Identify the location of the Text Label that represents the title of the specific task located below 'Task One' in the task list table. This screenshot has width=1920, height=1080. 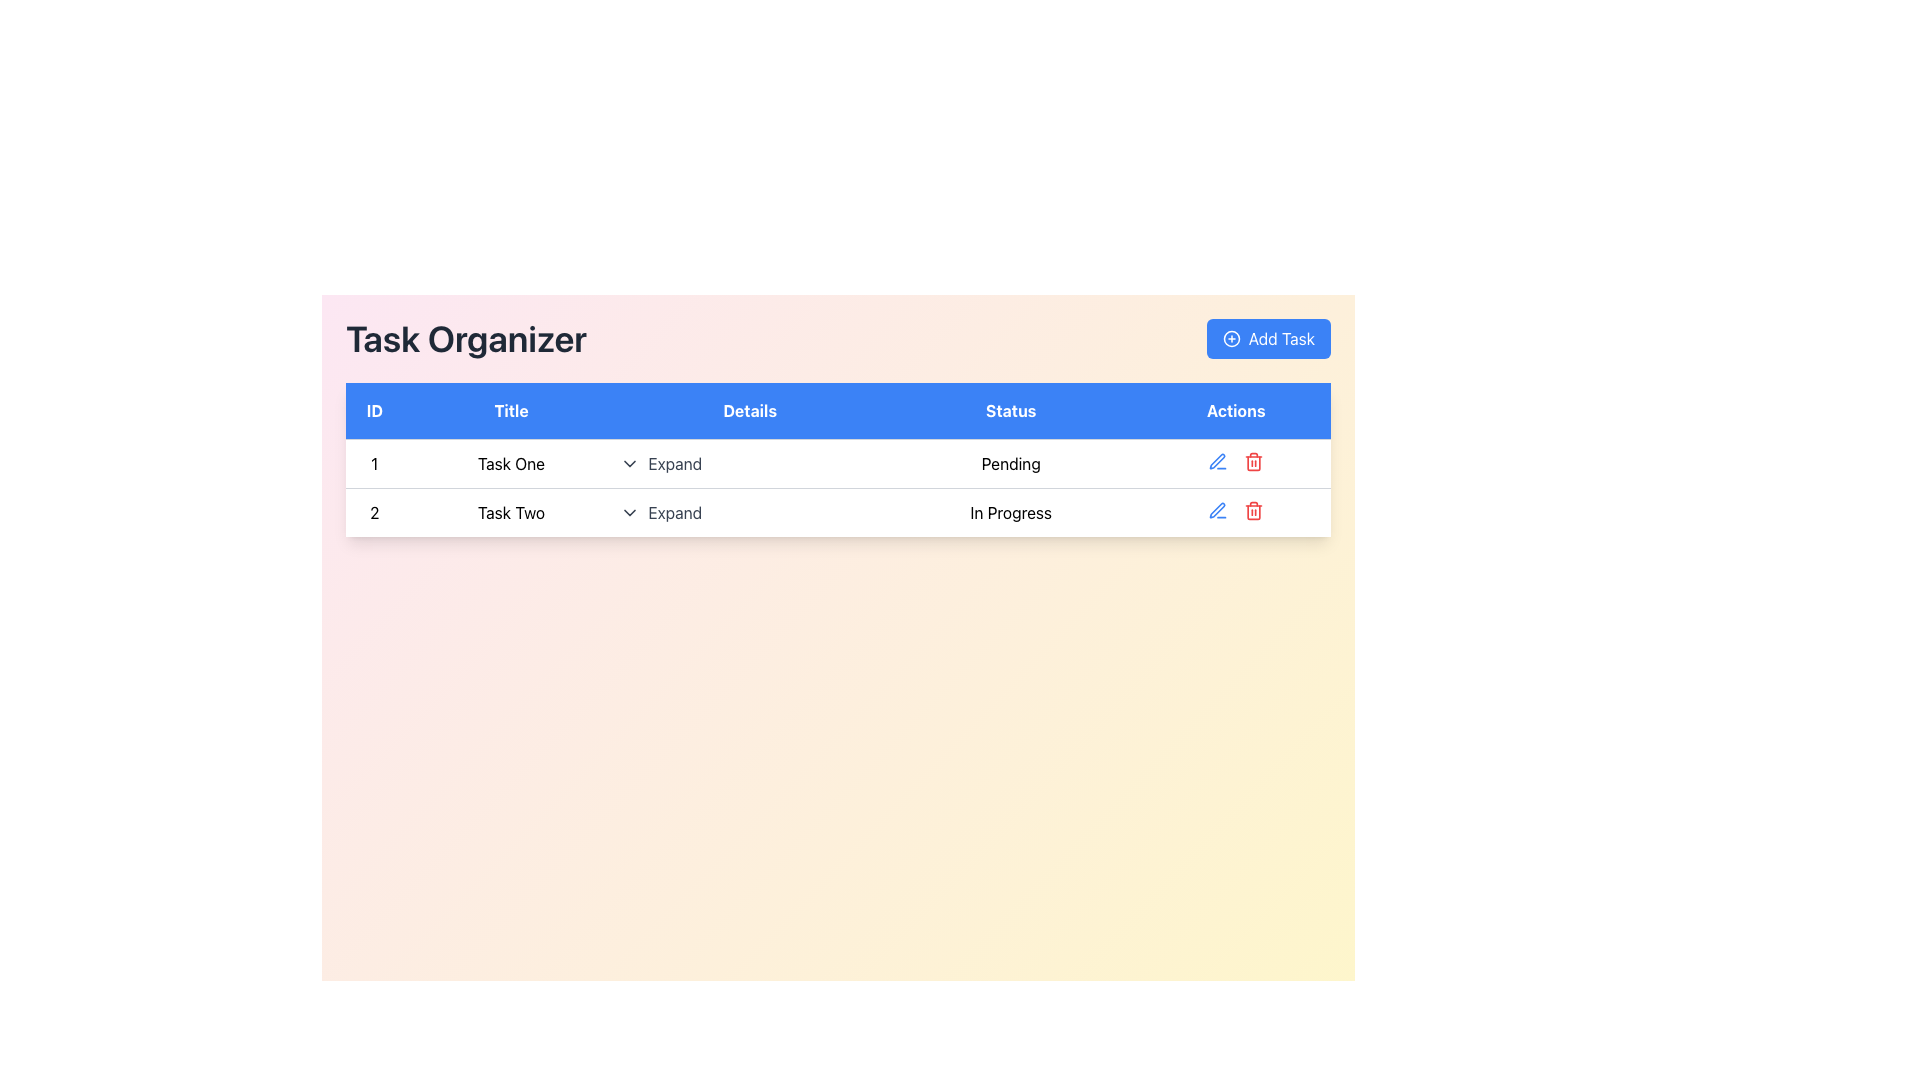
(511, 511).